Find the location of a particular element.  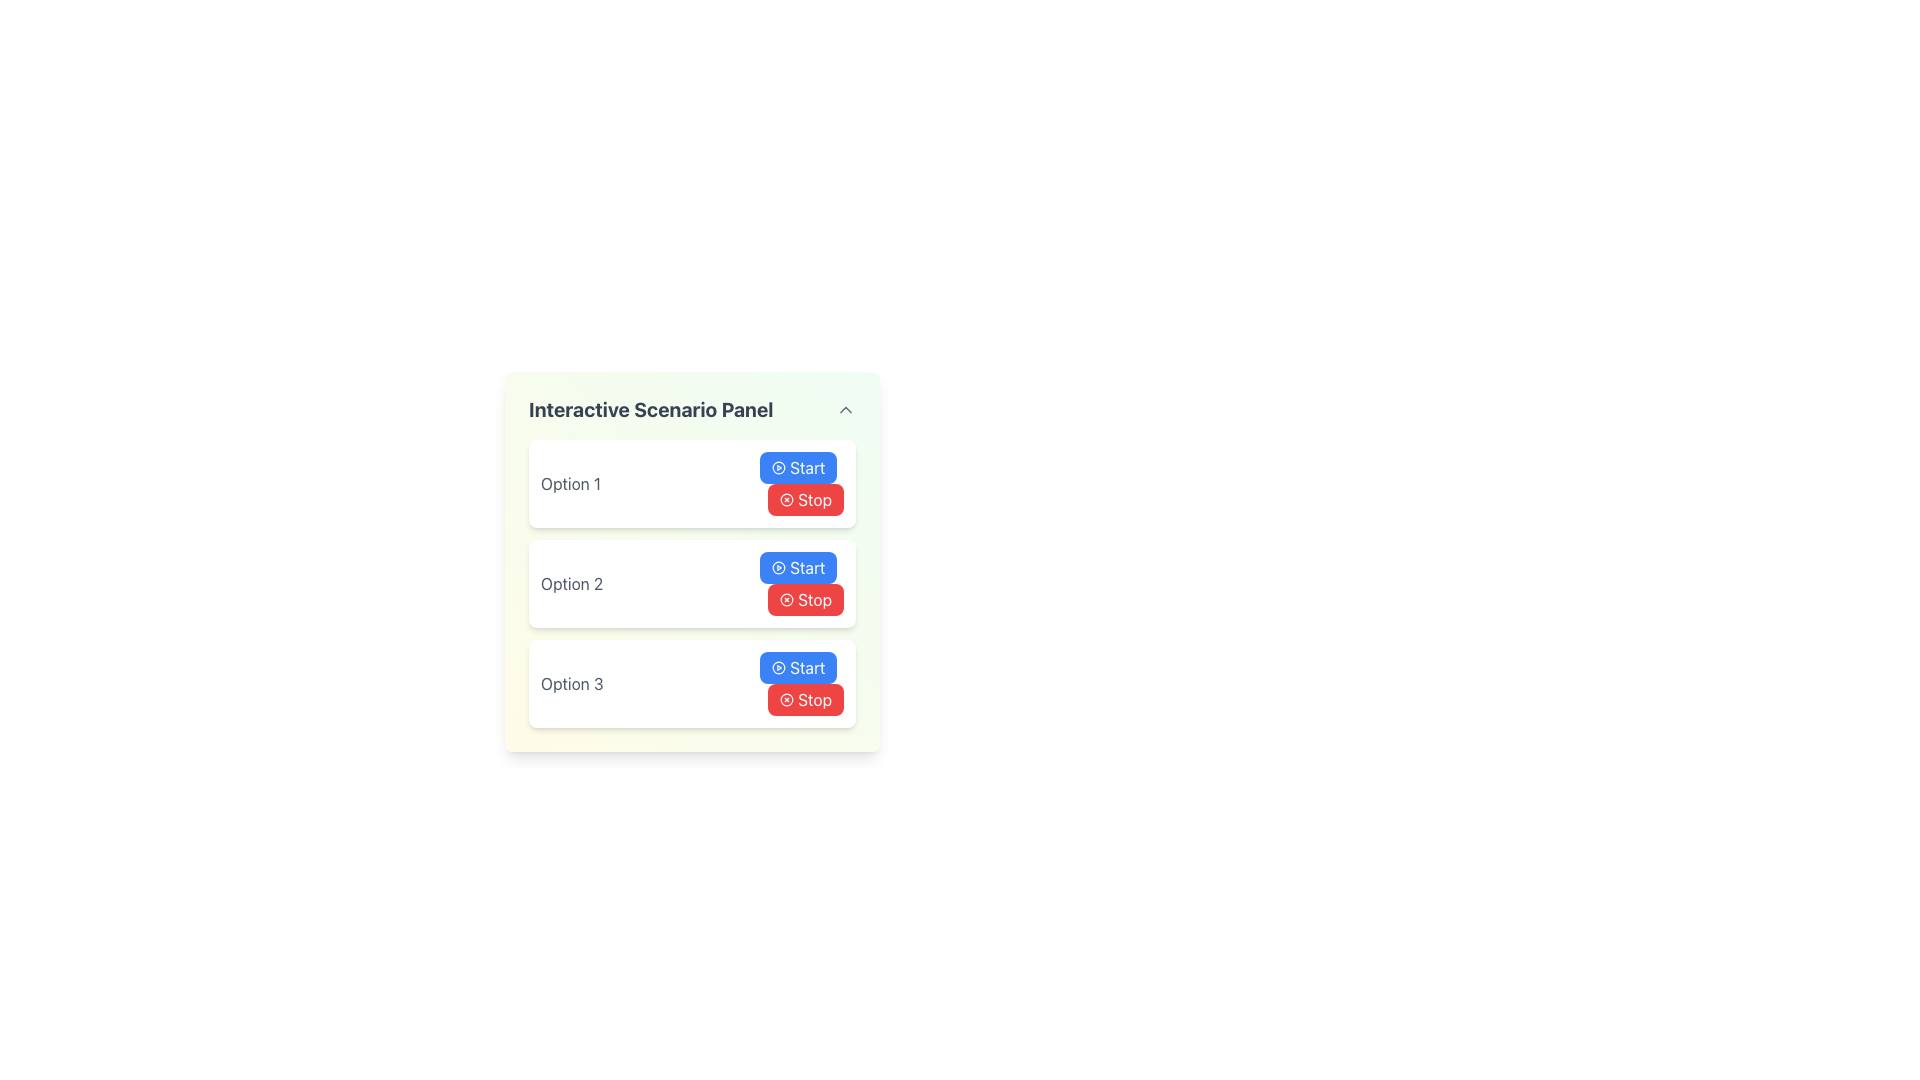

the circular 'Start' icon resembling a play button, which is blue with a white outline, located to the left of the text 'Start' in the third row of the interactive options panel is located at coordinates (778, 667).